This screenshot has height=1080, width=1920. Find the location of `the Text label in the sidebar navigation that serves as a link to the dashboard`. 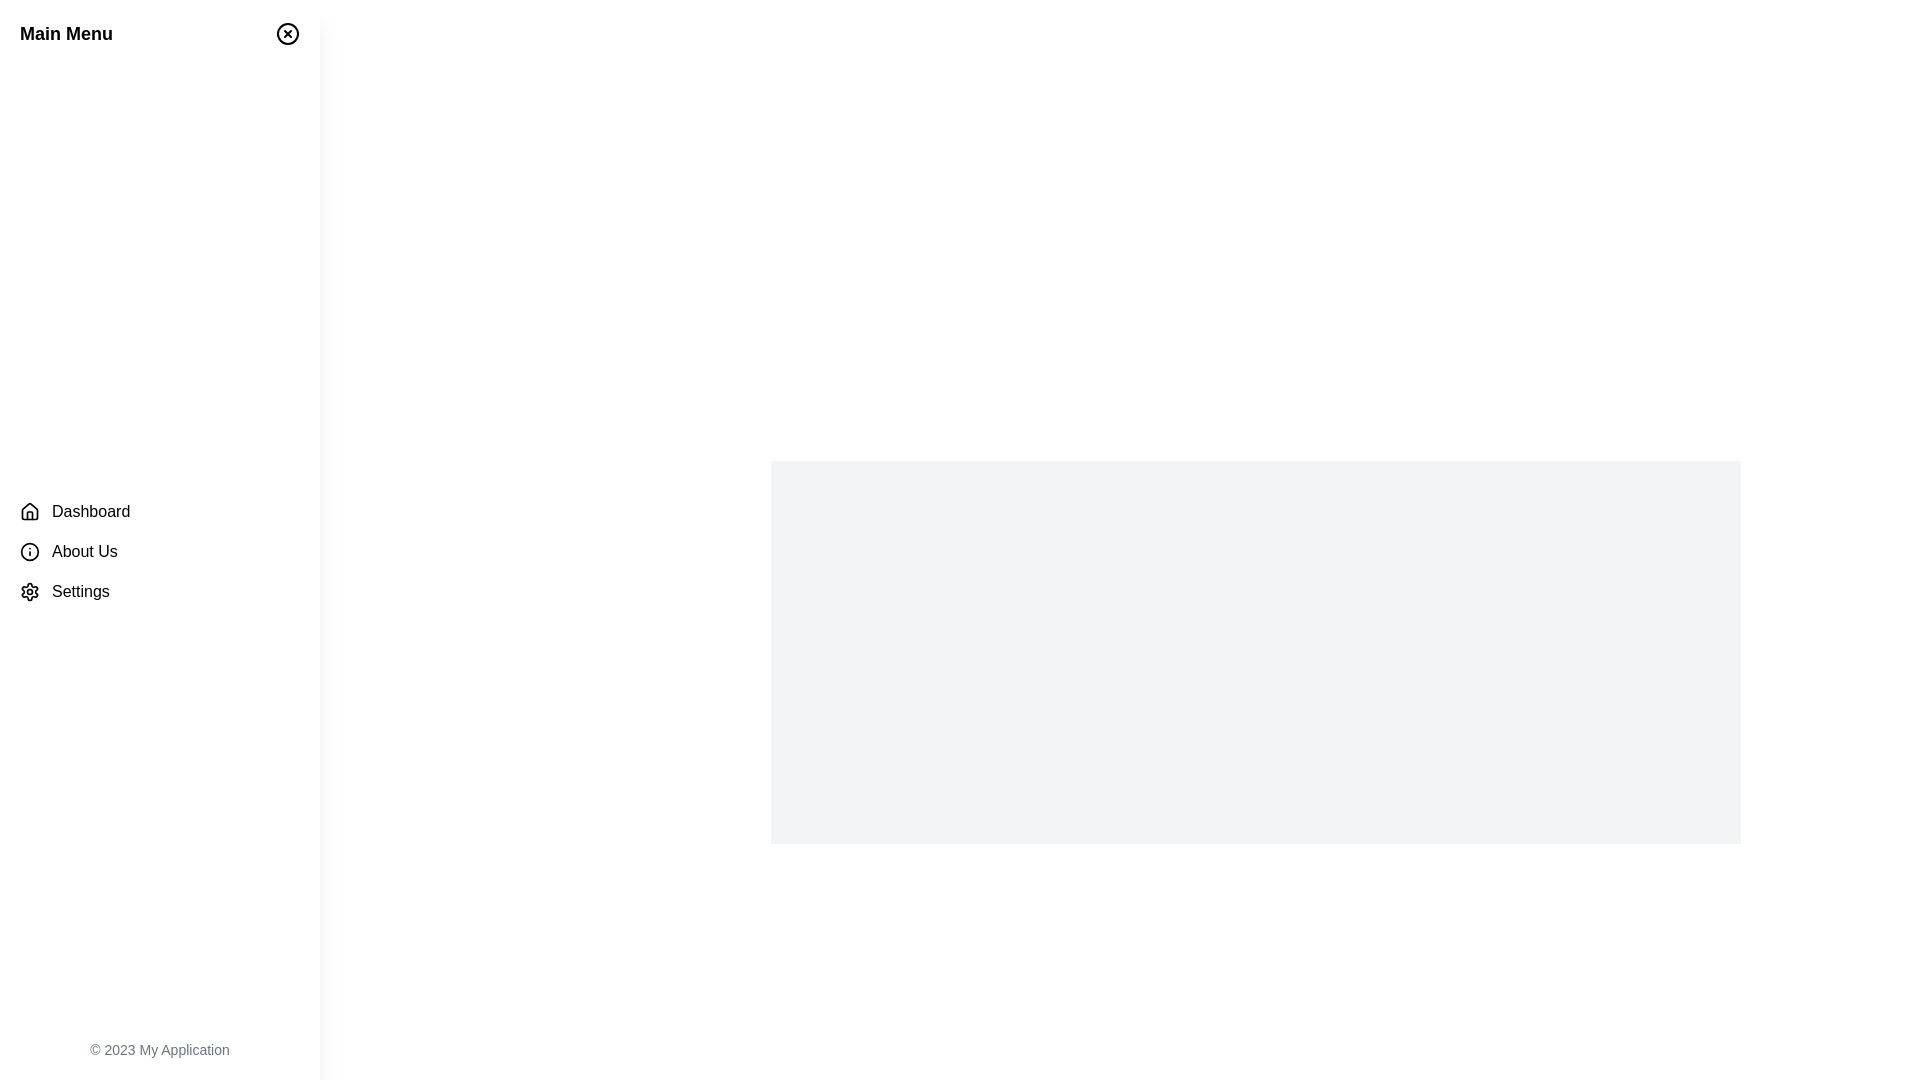

the Text label in the sidebar navigation that serves as a link to the dashboard is located at coordinates (90, 511).